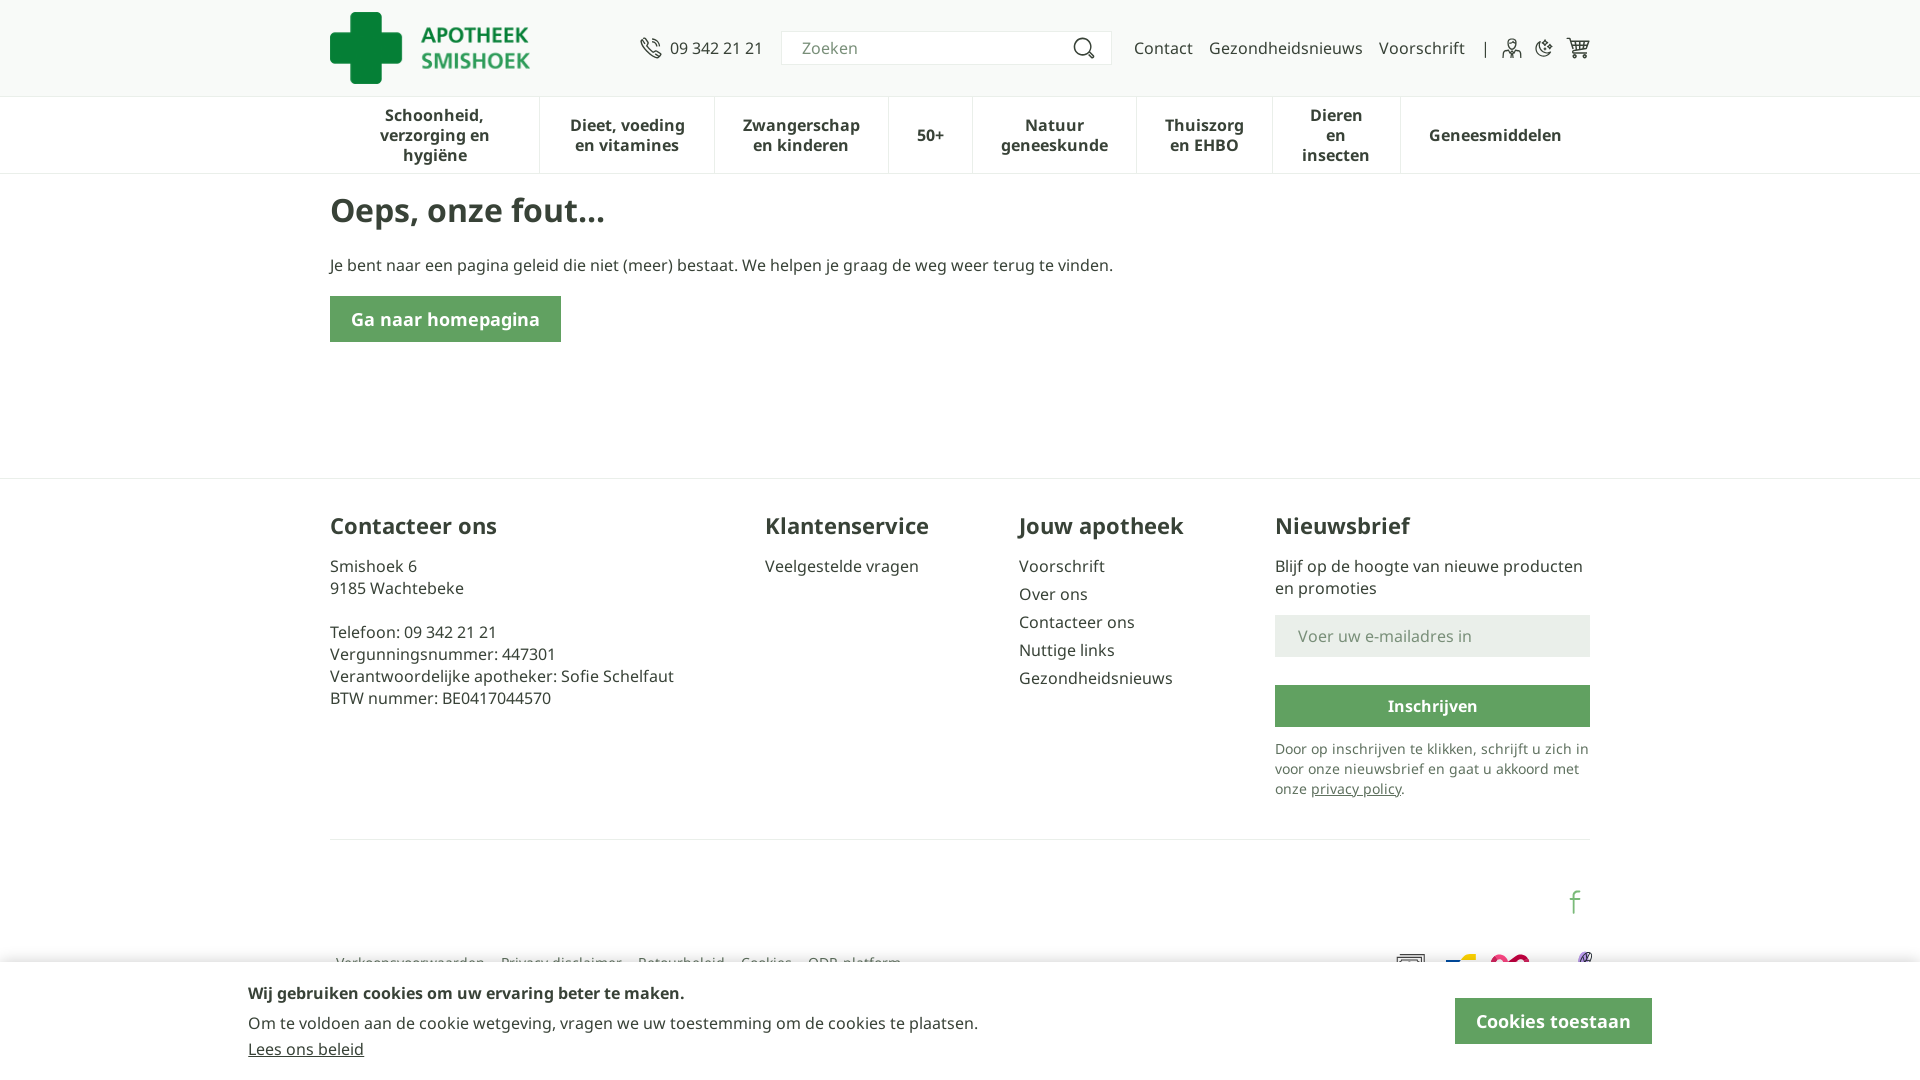  Describe the element at coordinates (1336, 132) in the screenshot. I see `'Dieren en insecten'` at that location.